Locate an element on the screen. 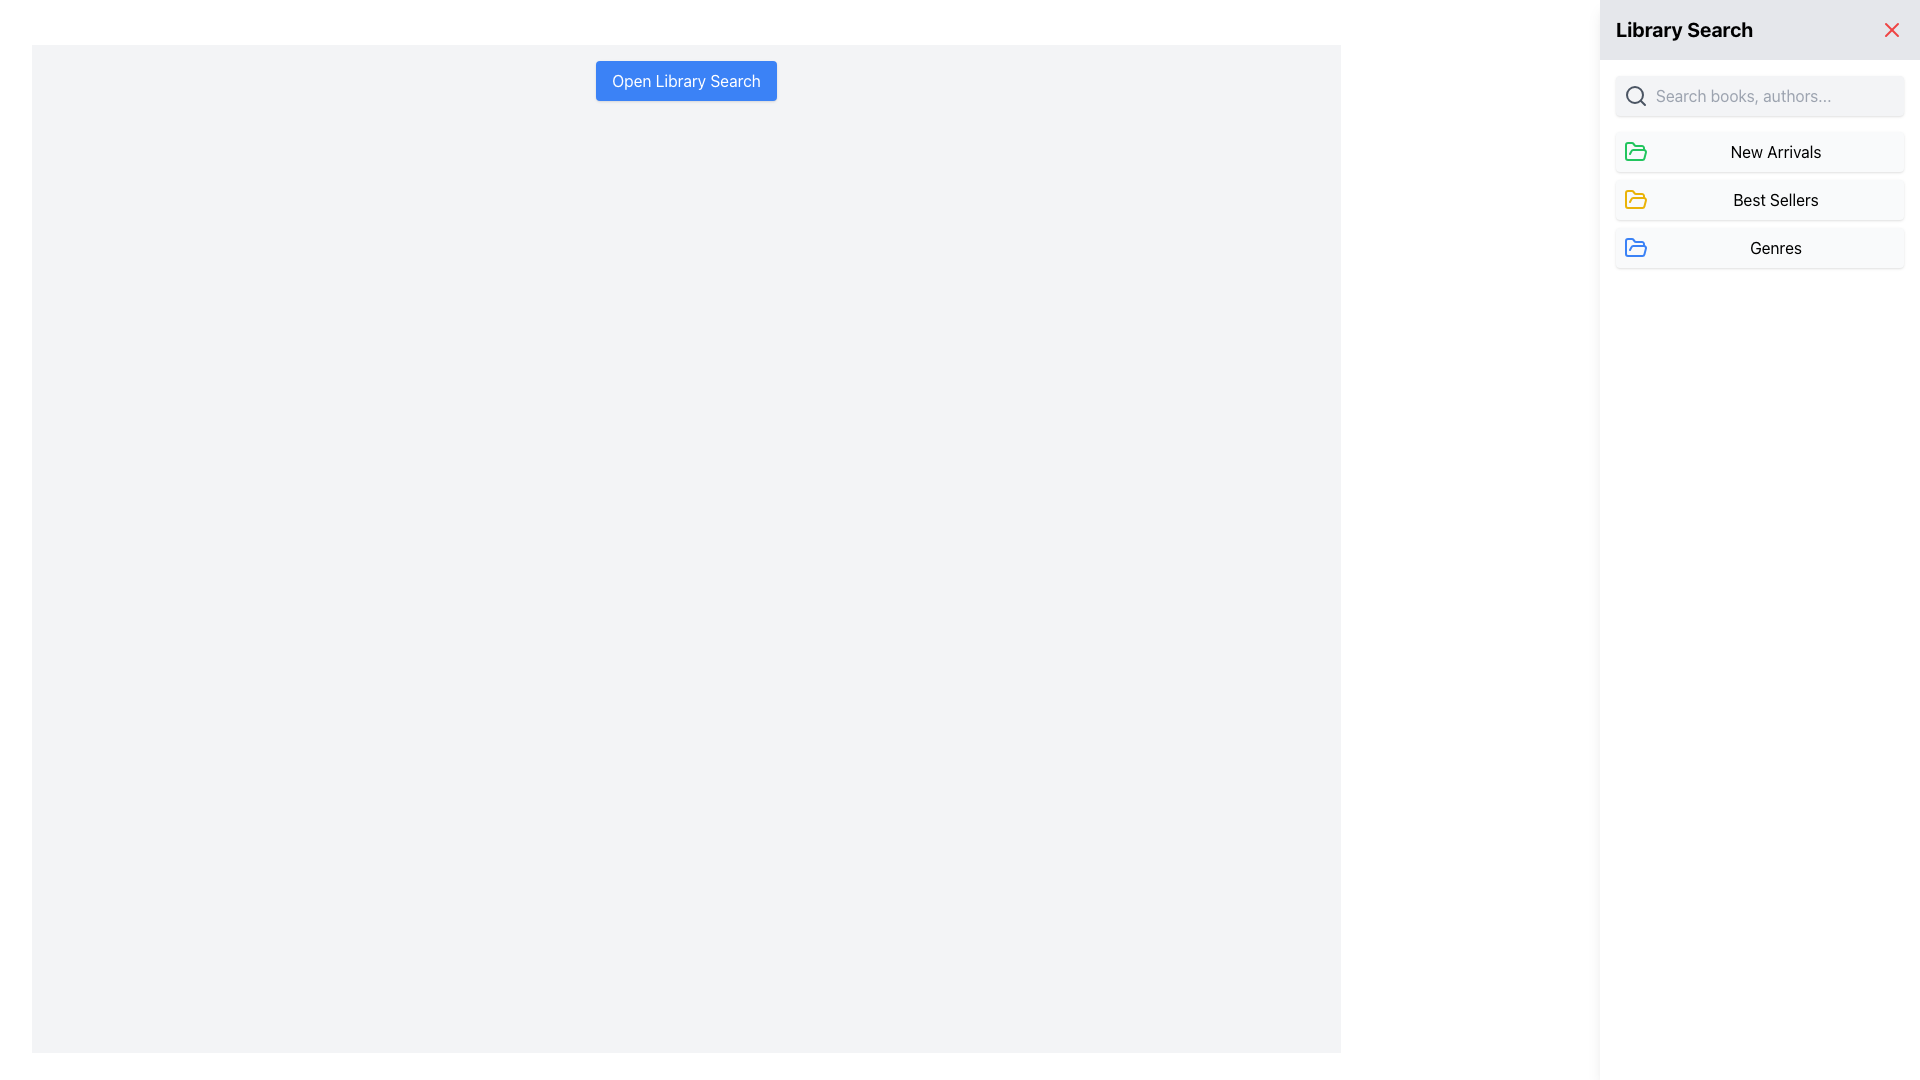 This screenshot has height=1080, width=1920. the green folder icon labeled 'New Arrivals' is located at coordinates (1636, 150).